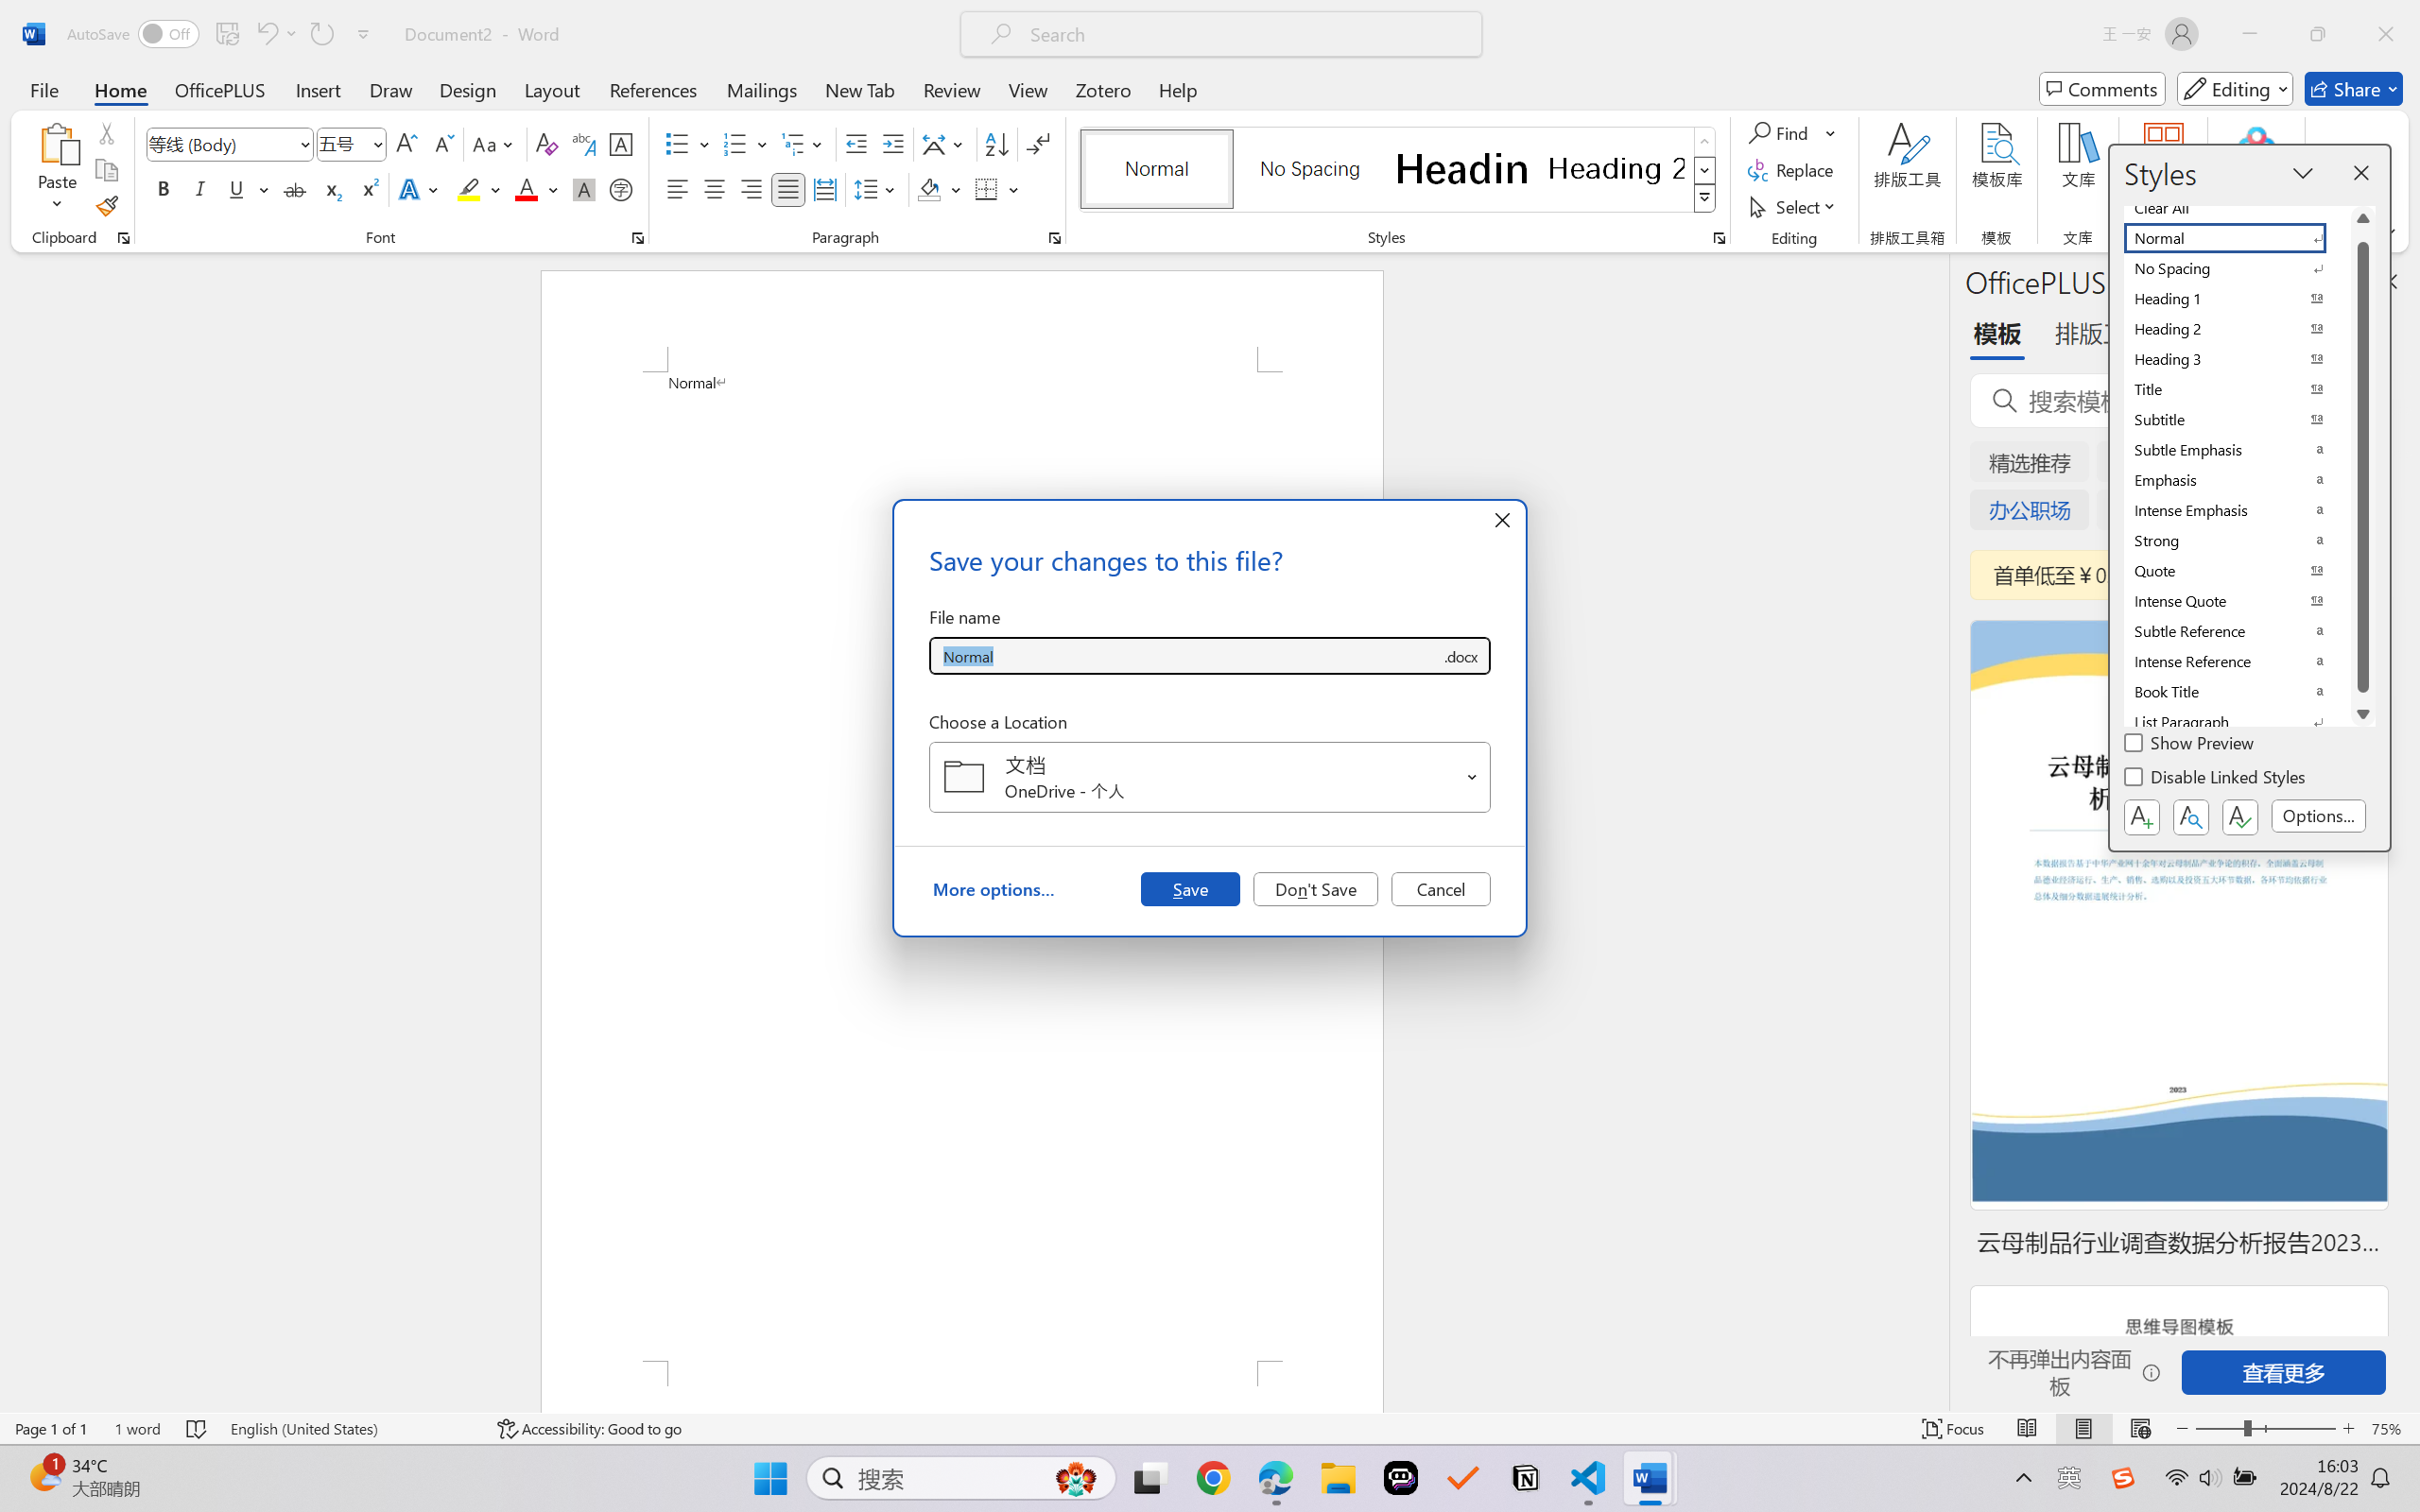  Describe the element at coordinates (713, 188) in the screenshot. I see `'Center'` at that location.